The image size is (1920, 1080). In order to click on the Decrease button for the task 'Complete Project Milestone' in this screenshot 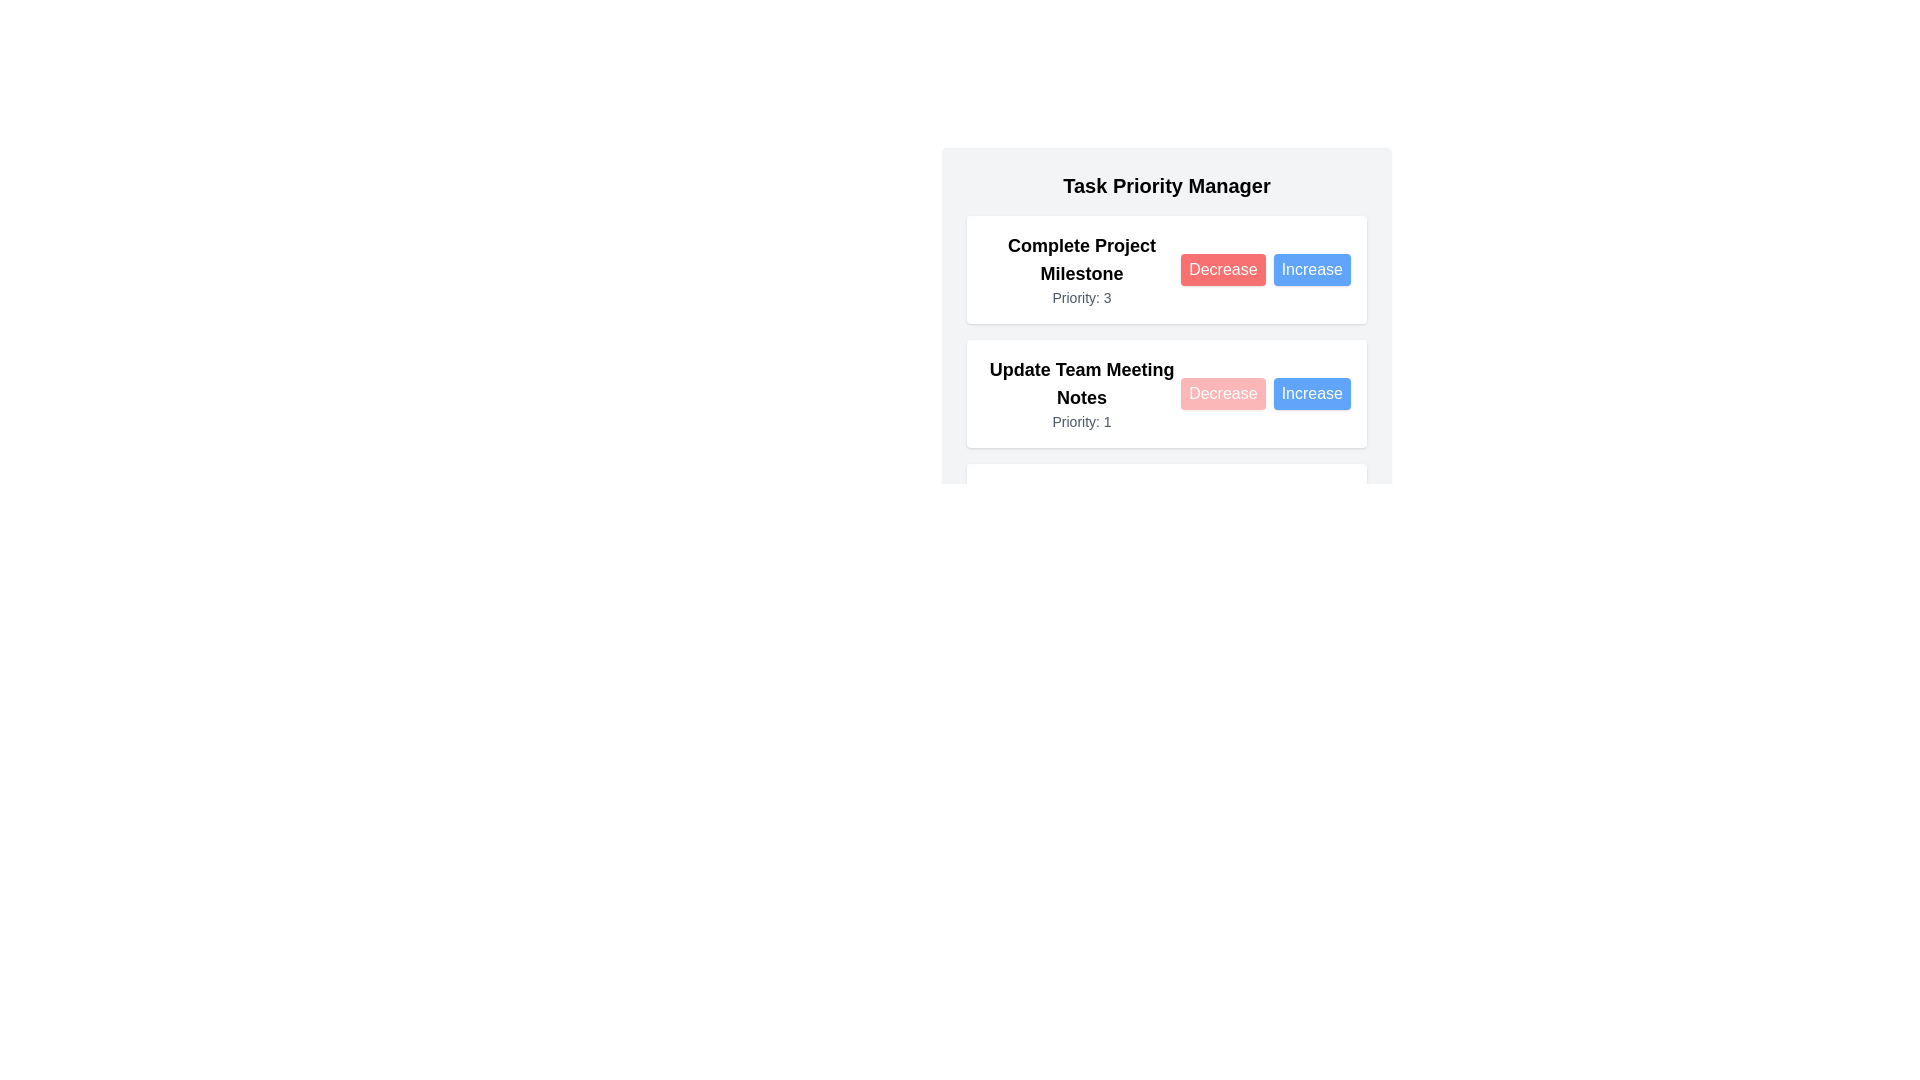, I will do `click(1222, 270)`.